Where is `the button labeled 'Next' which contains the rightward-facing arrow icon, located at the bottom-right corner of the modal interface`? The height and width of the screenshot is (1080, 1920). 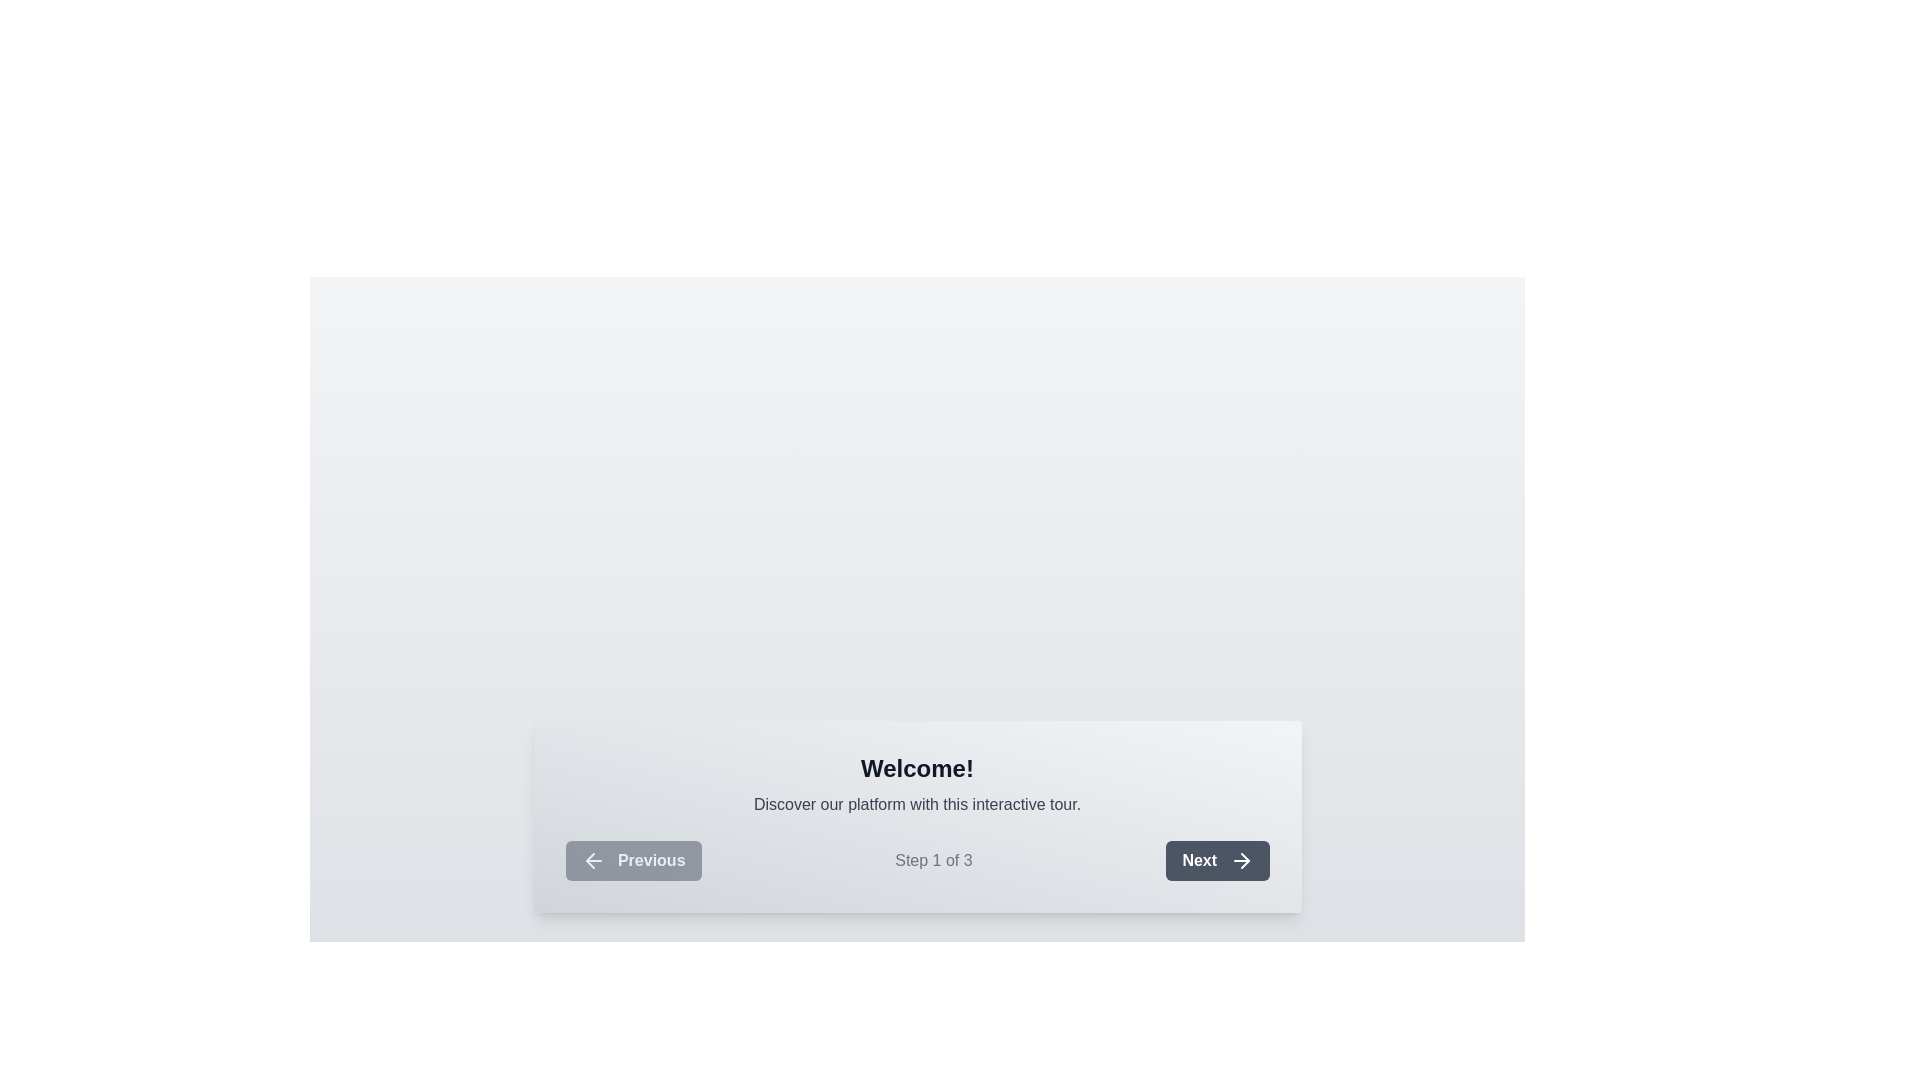
the button labeled 'Next' which contains the rightward-facing arrow icon, located at the bottom-right corner of the modal interface is located at coordinates (1240, 860).